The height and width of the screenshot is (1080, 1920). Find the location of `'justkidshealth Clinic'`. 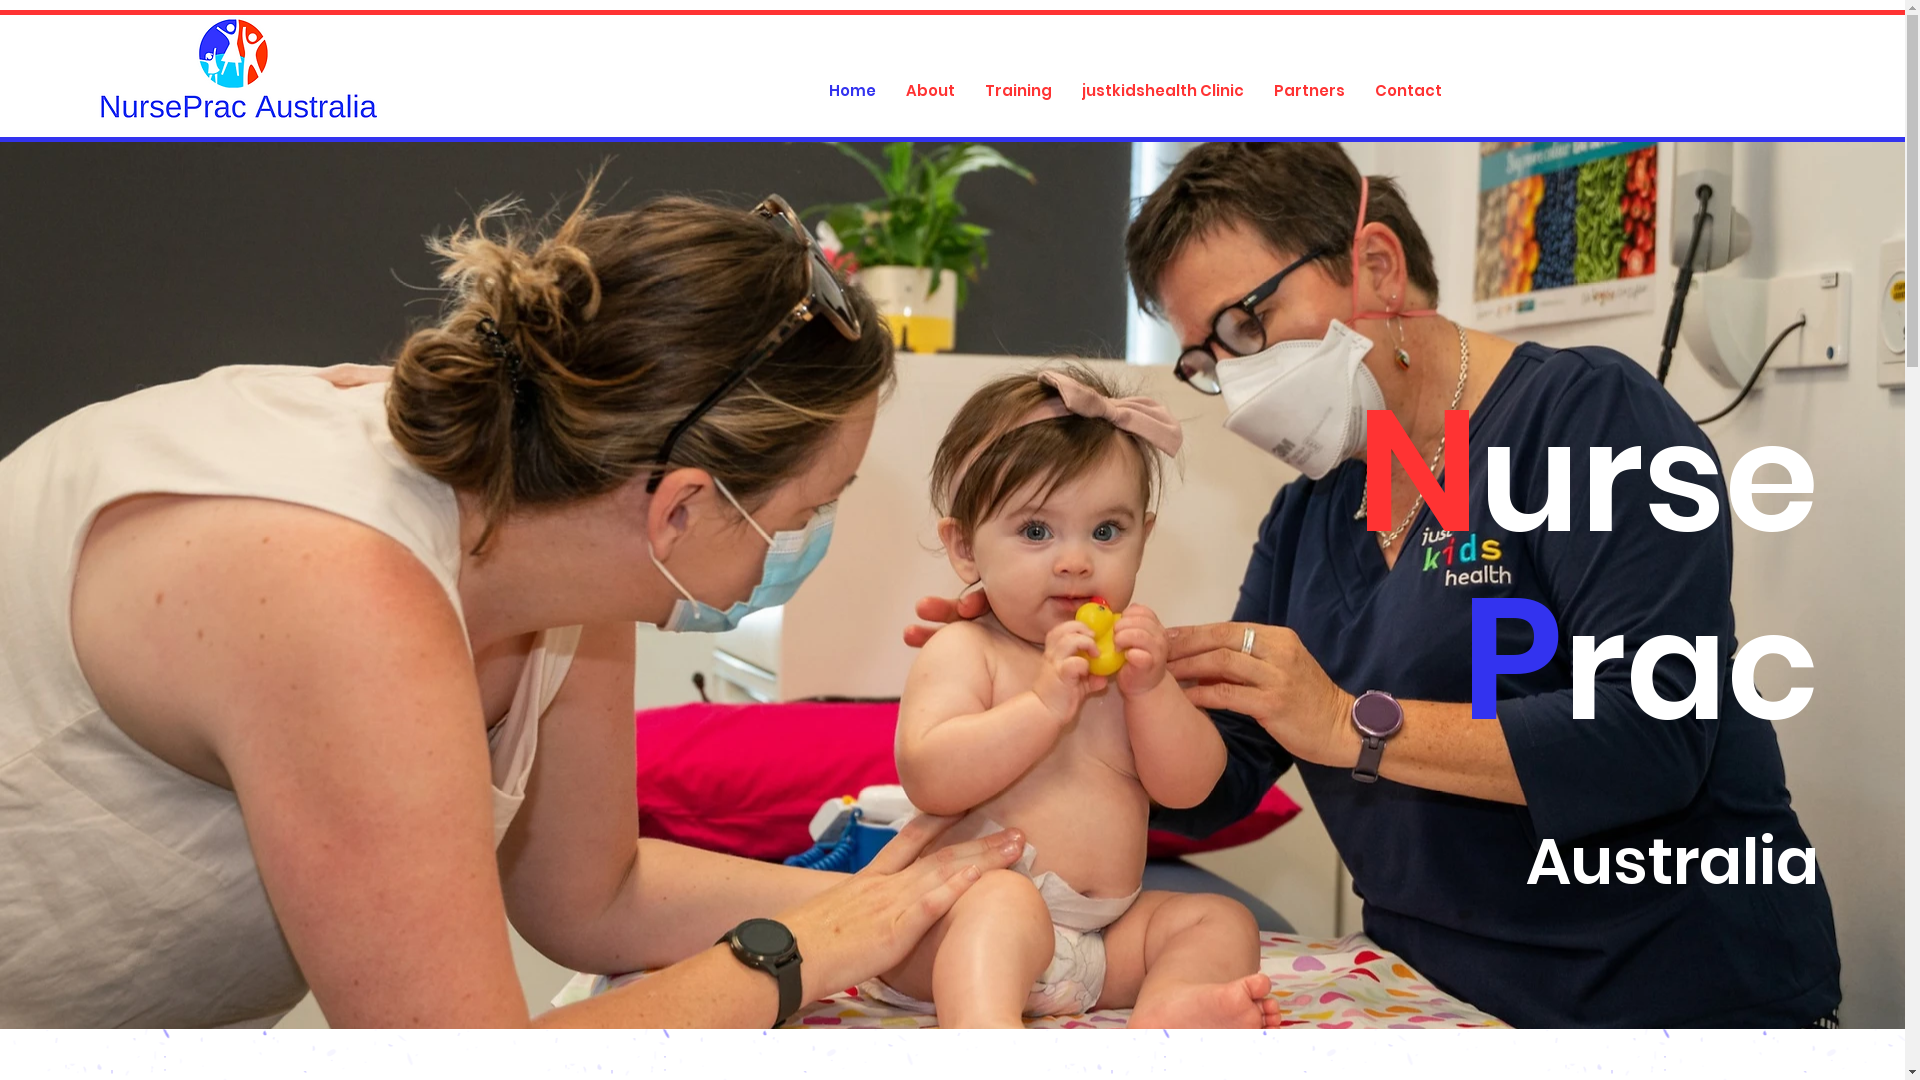

'justkidshealth Clinic' is located at coordinates (1161, 91).